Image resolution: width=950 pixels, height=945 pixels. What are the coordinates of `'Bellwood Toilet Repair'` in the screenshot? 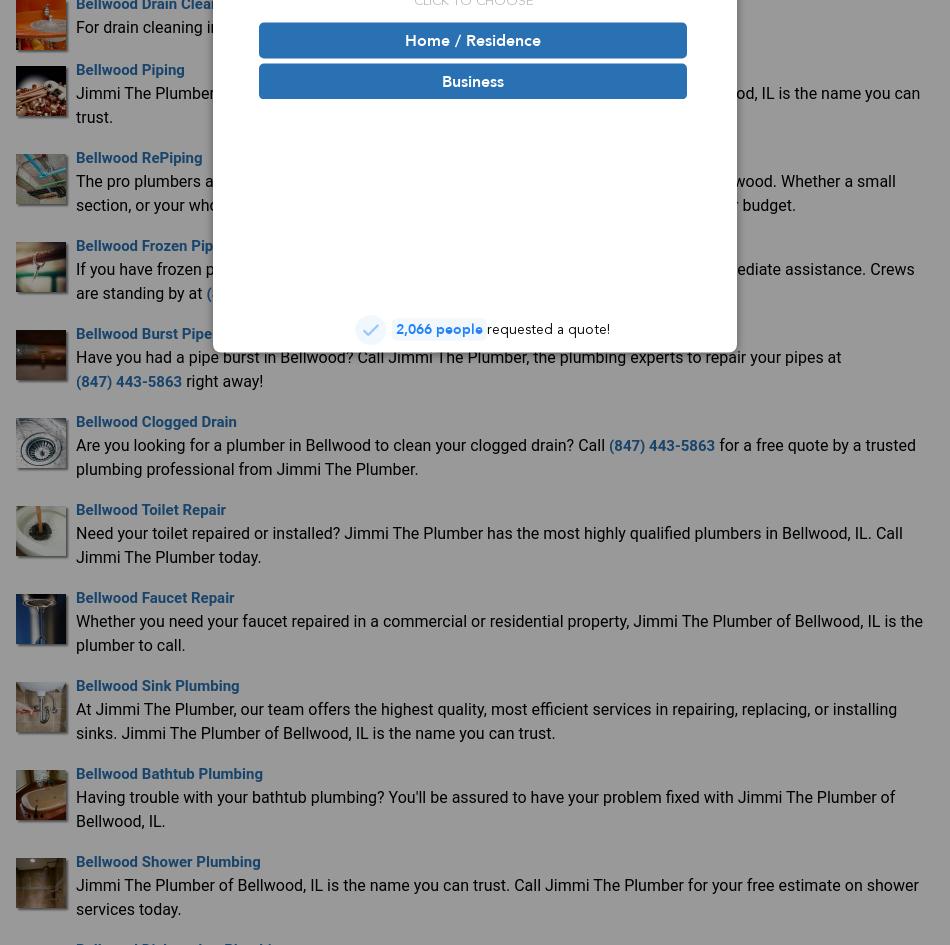 It's located at (150, 507).